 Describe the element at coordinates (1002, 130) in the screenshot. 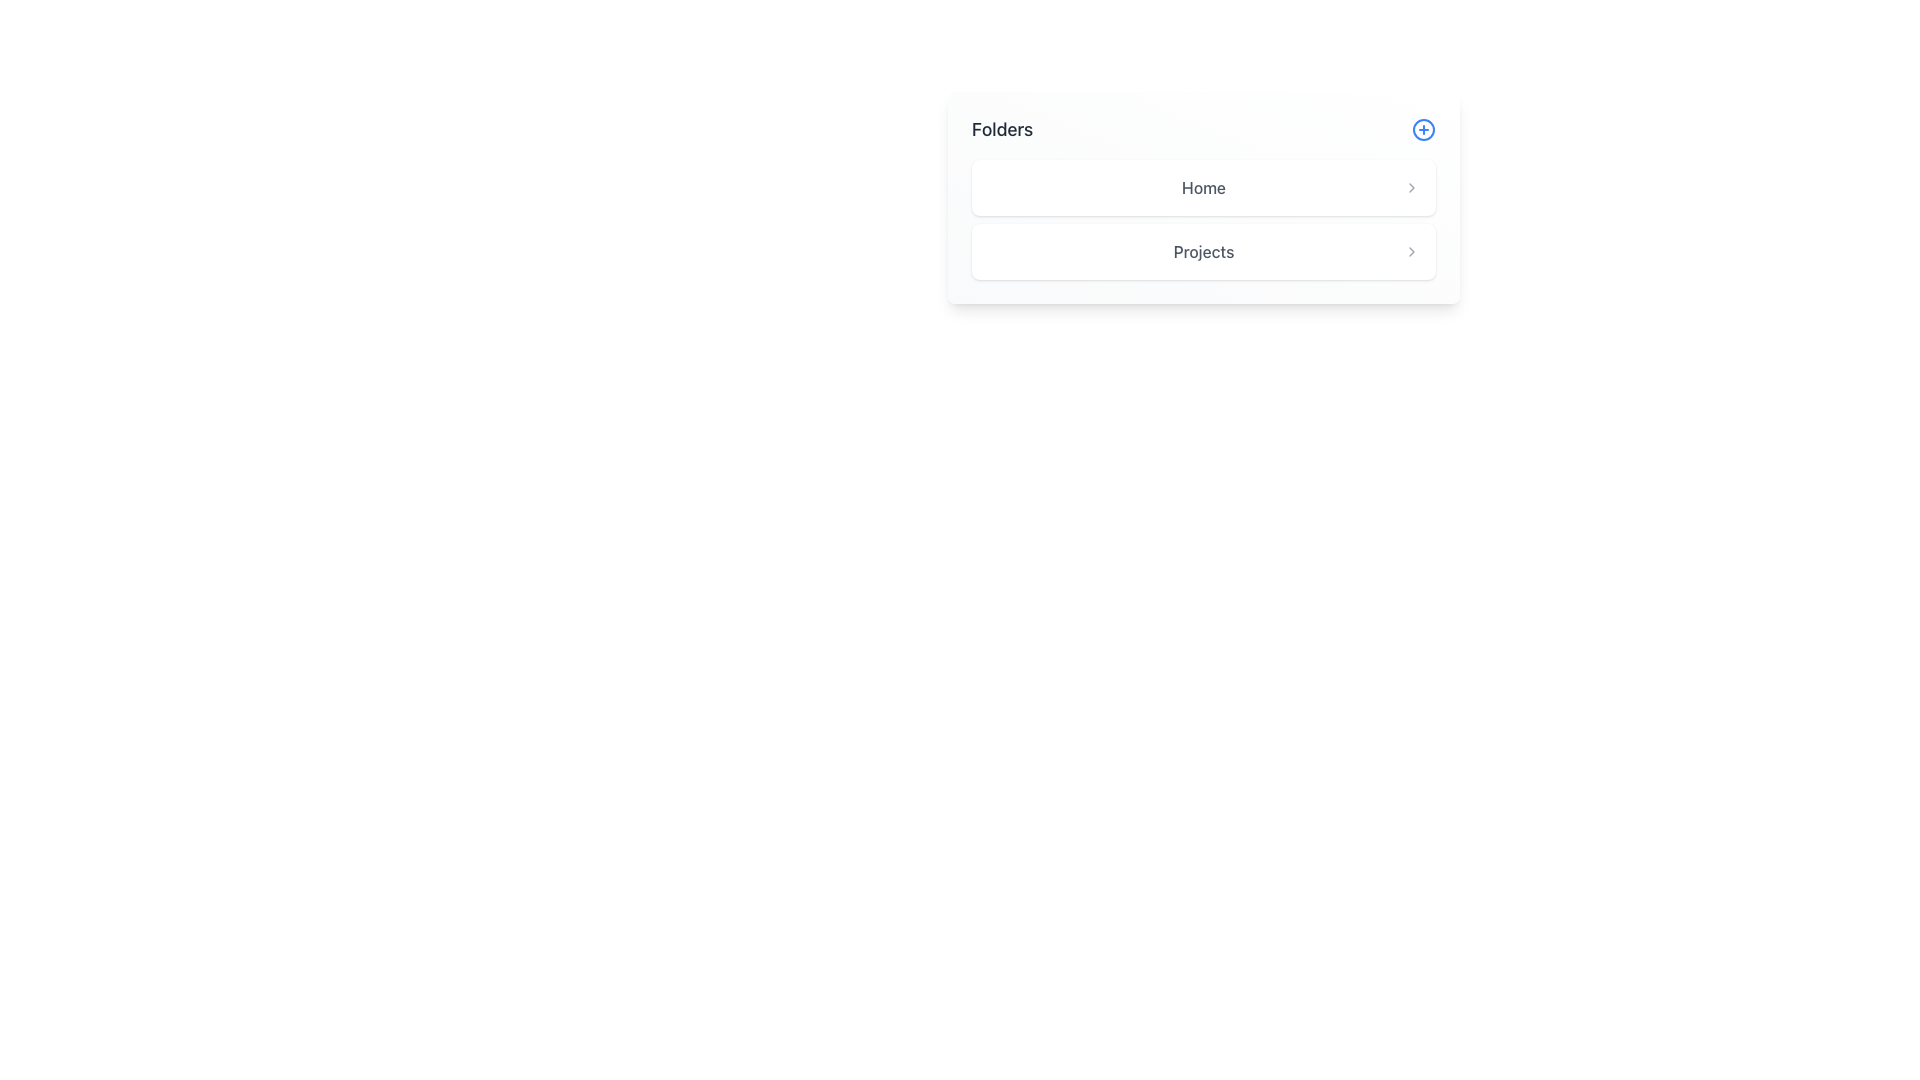

I see `the title text label located in the top left corner of the card-like layout for interactions` at that location.